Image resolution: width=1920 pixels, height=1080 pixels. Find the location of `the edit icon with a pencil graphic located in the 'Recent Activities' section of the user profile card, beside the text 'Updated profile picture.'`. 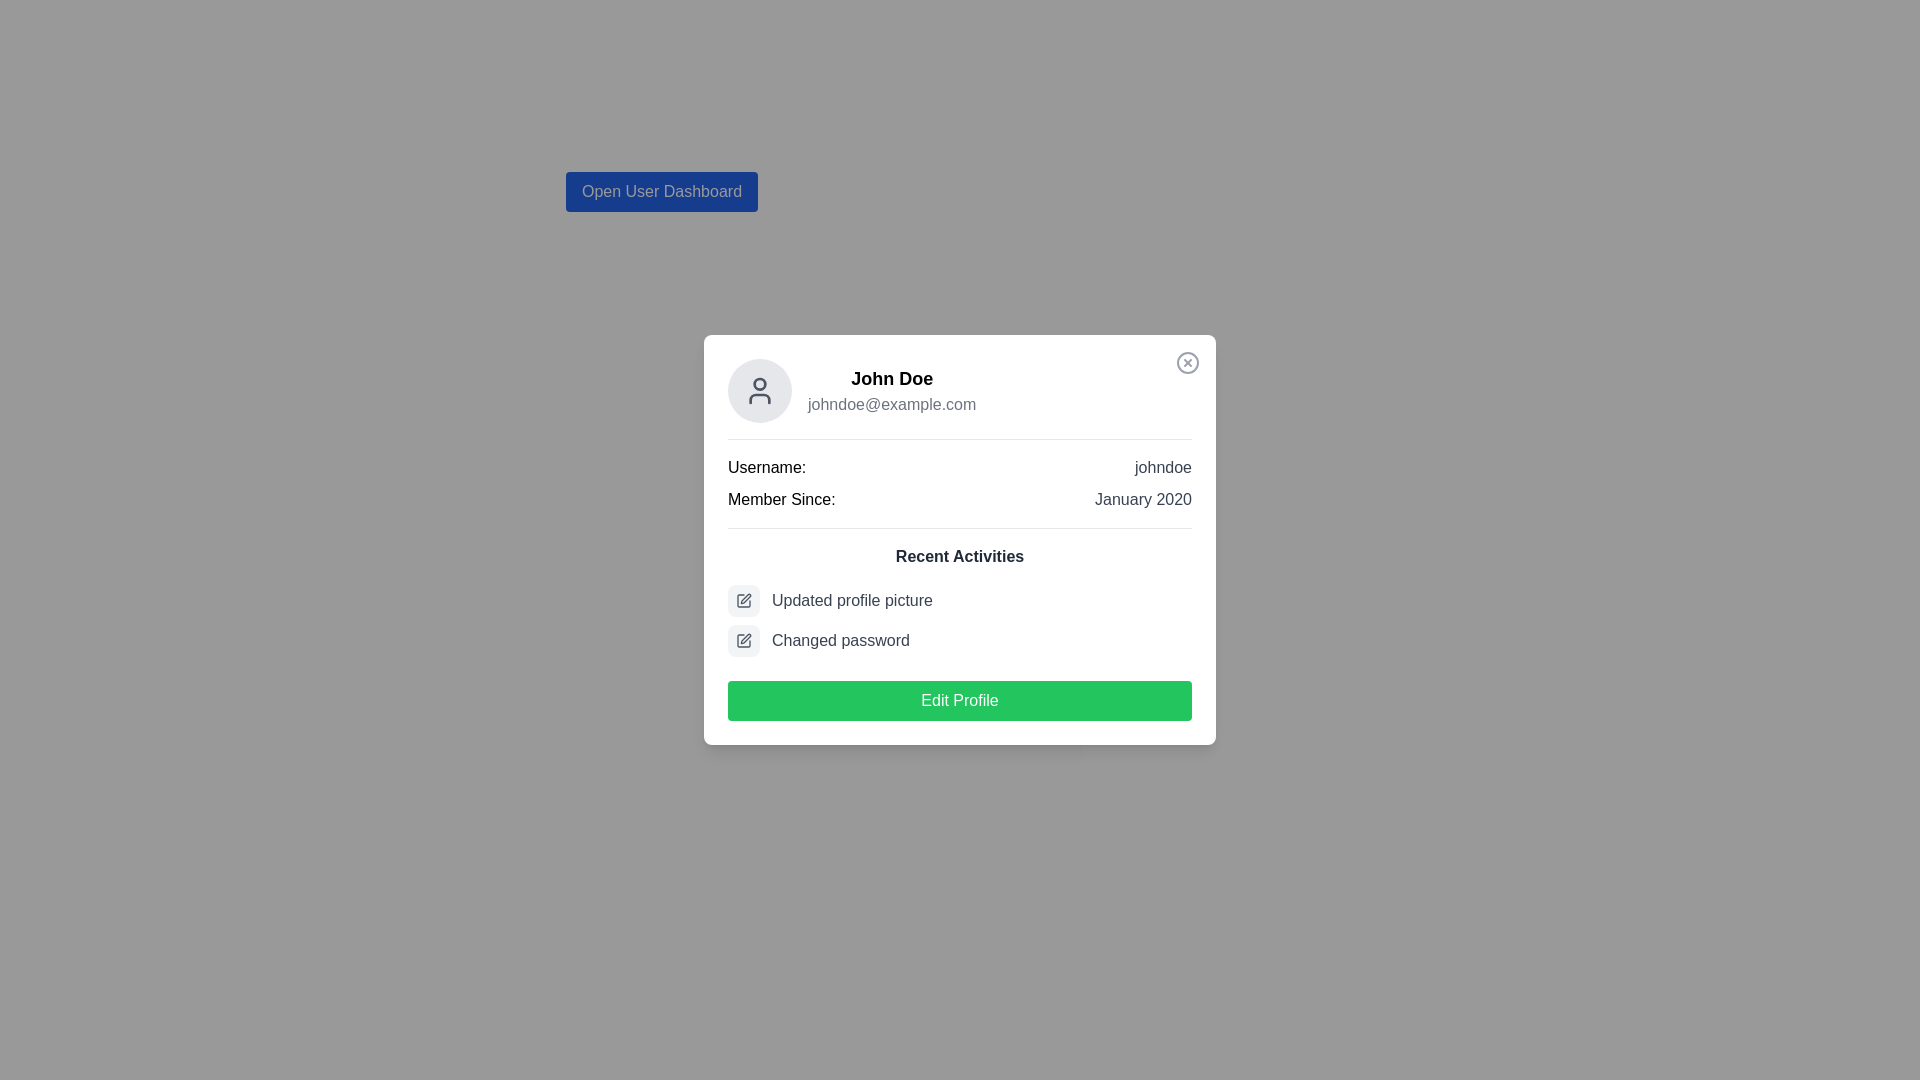

the edit icon with a pencil graphic located in the 'Recent Activities' section of the user profile card, beside the text 'Updated profile picture.' is located at coordinates (743, 600).